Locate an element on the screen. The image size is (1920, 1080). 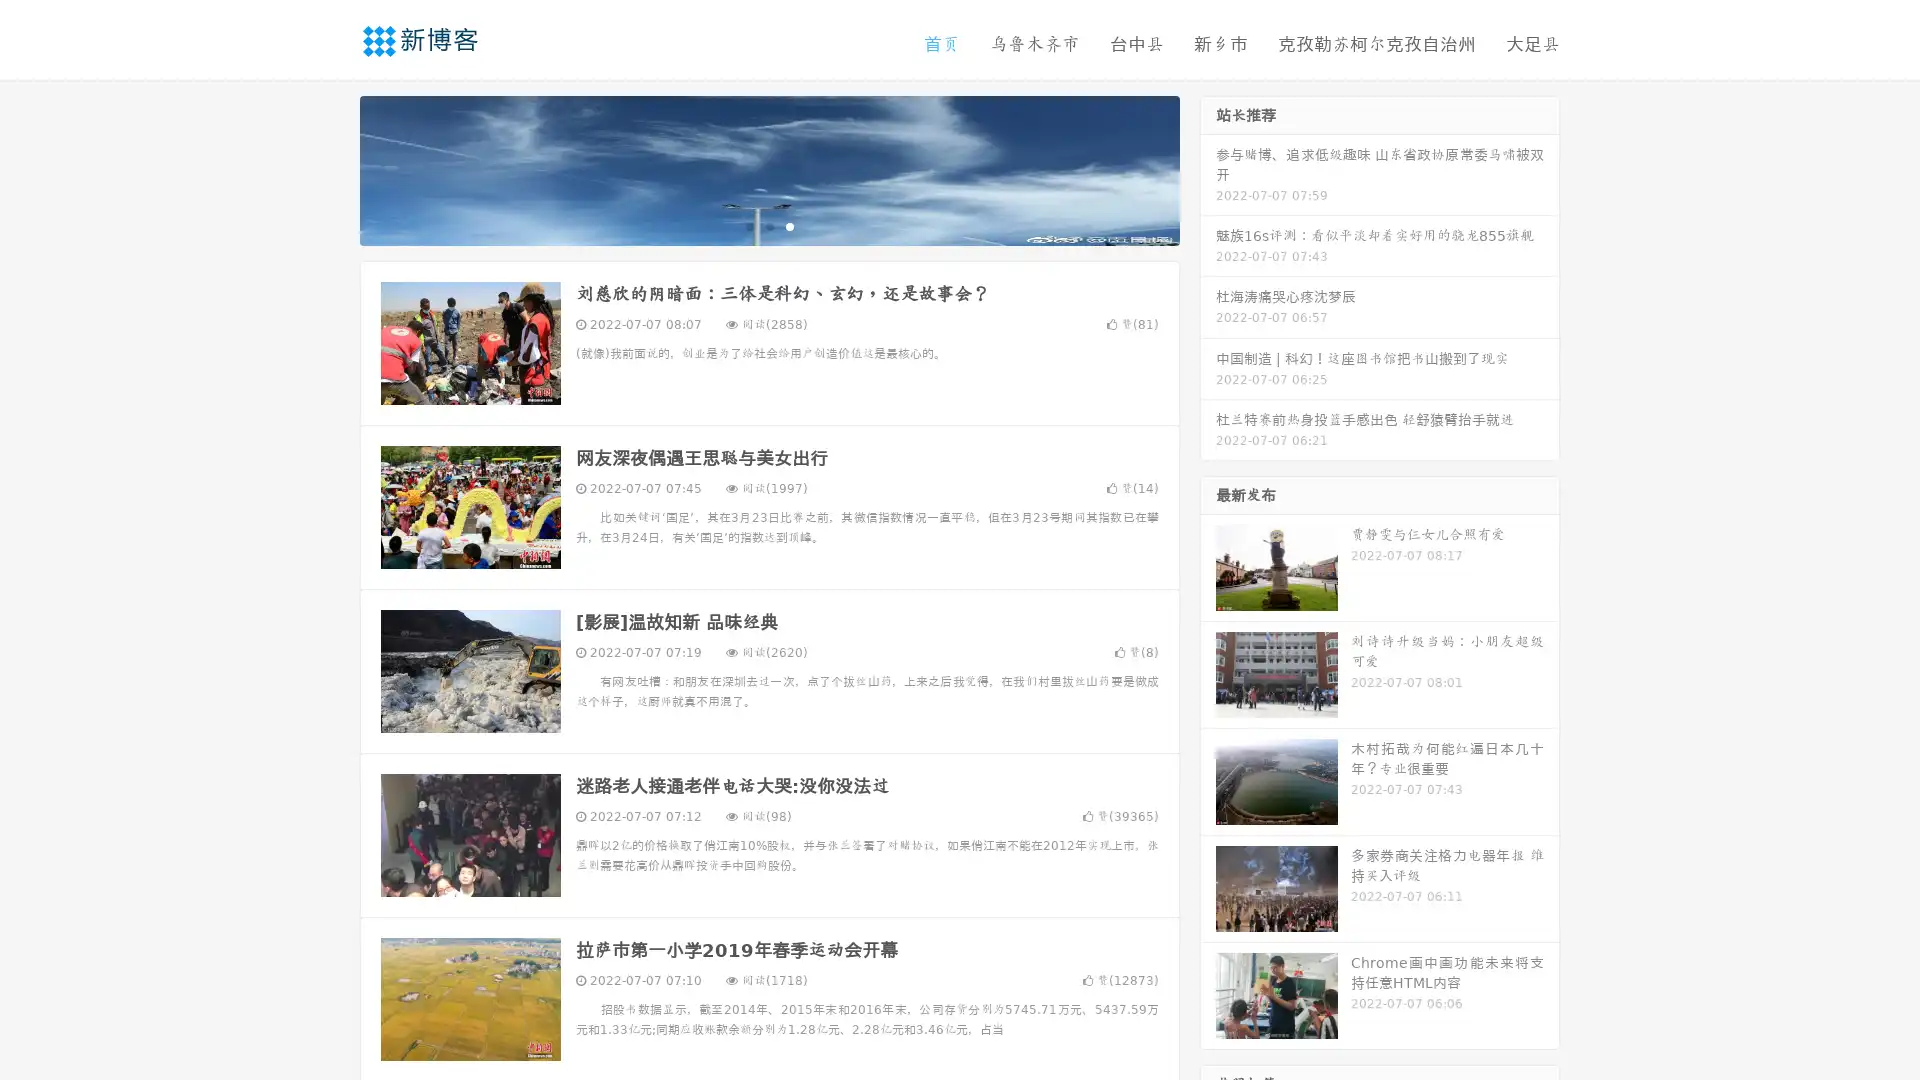
Go to slide 1 is located at coordinates (748, 225).